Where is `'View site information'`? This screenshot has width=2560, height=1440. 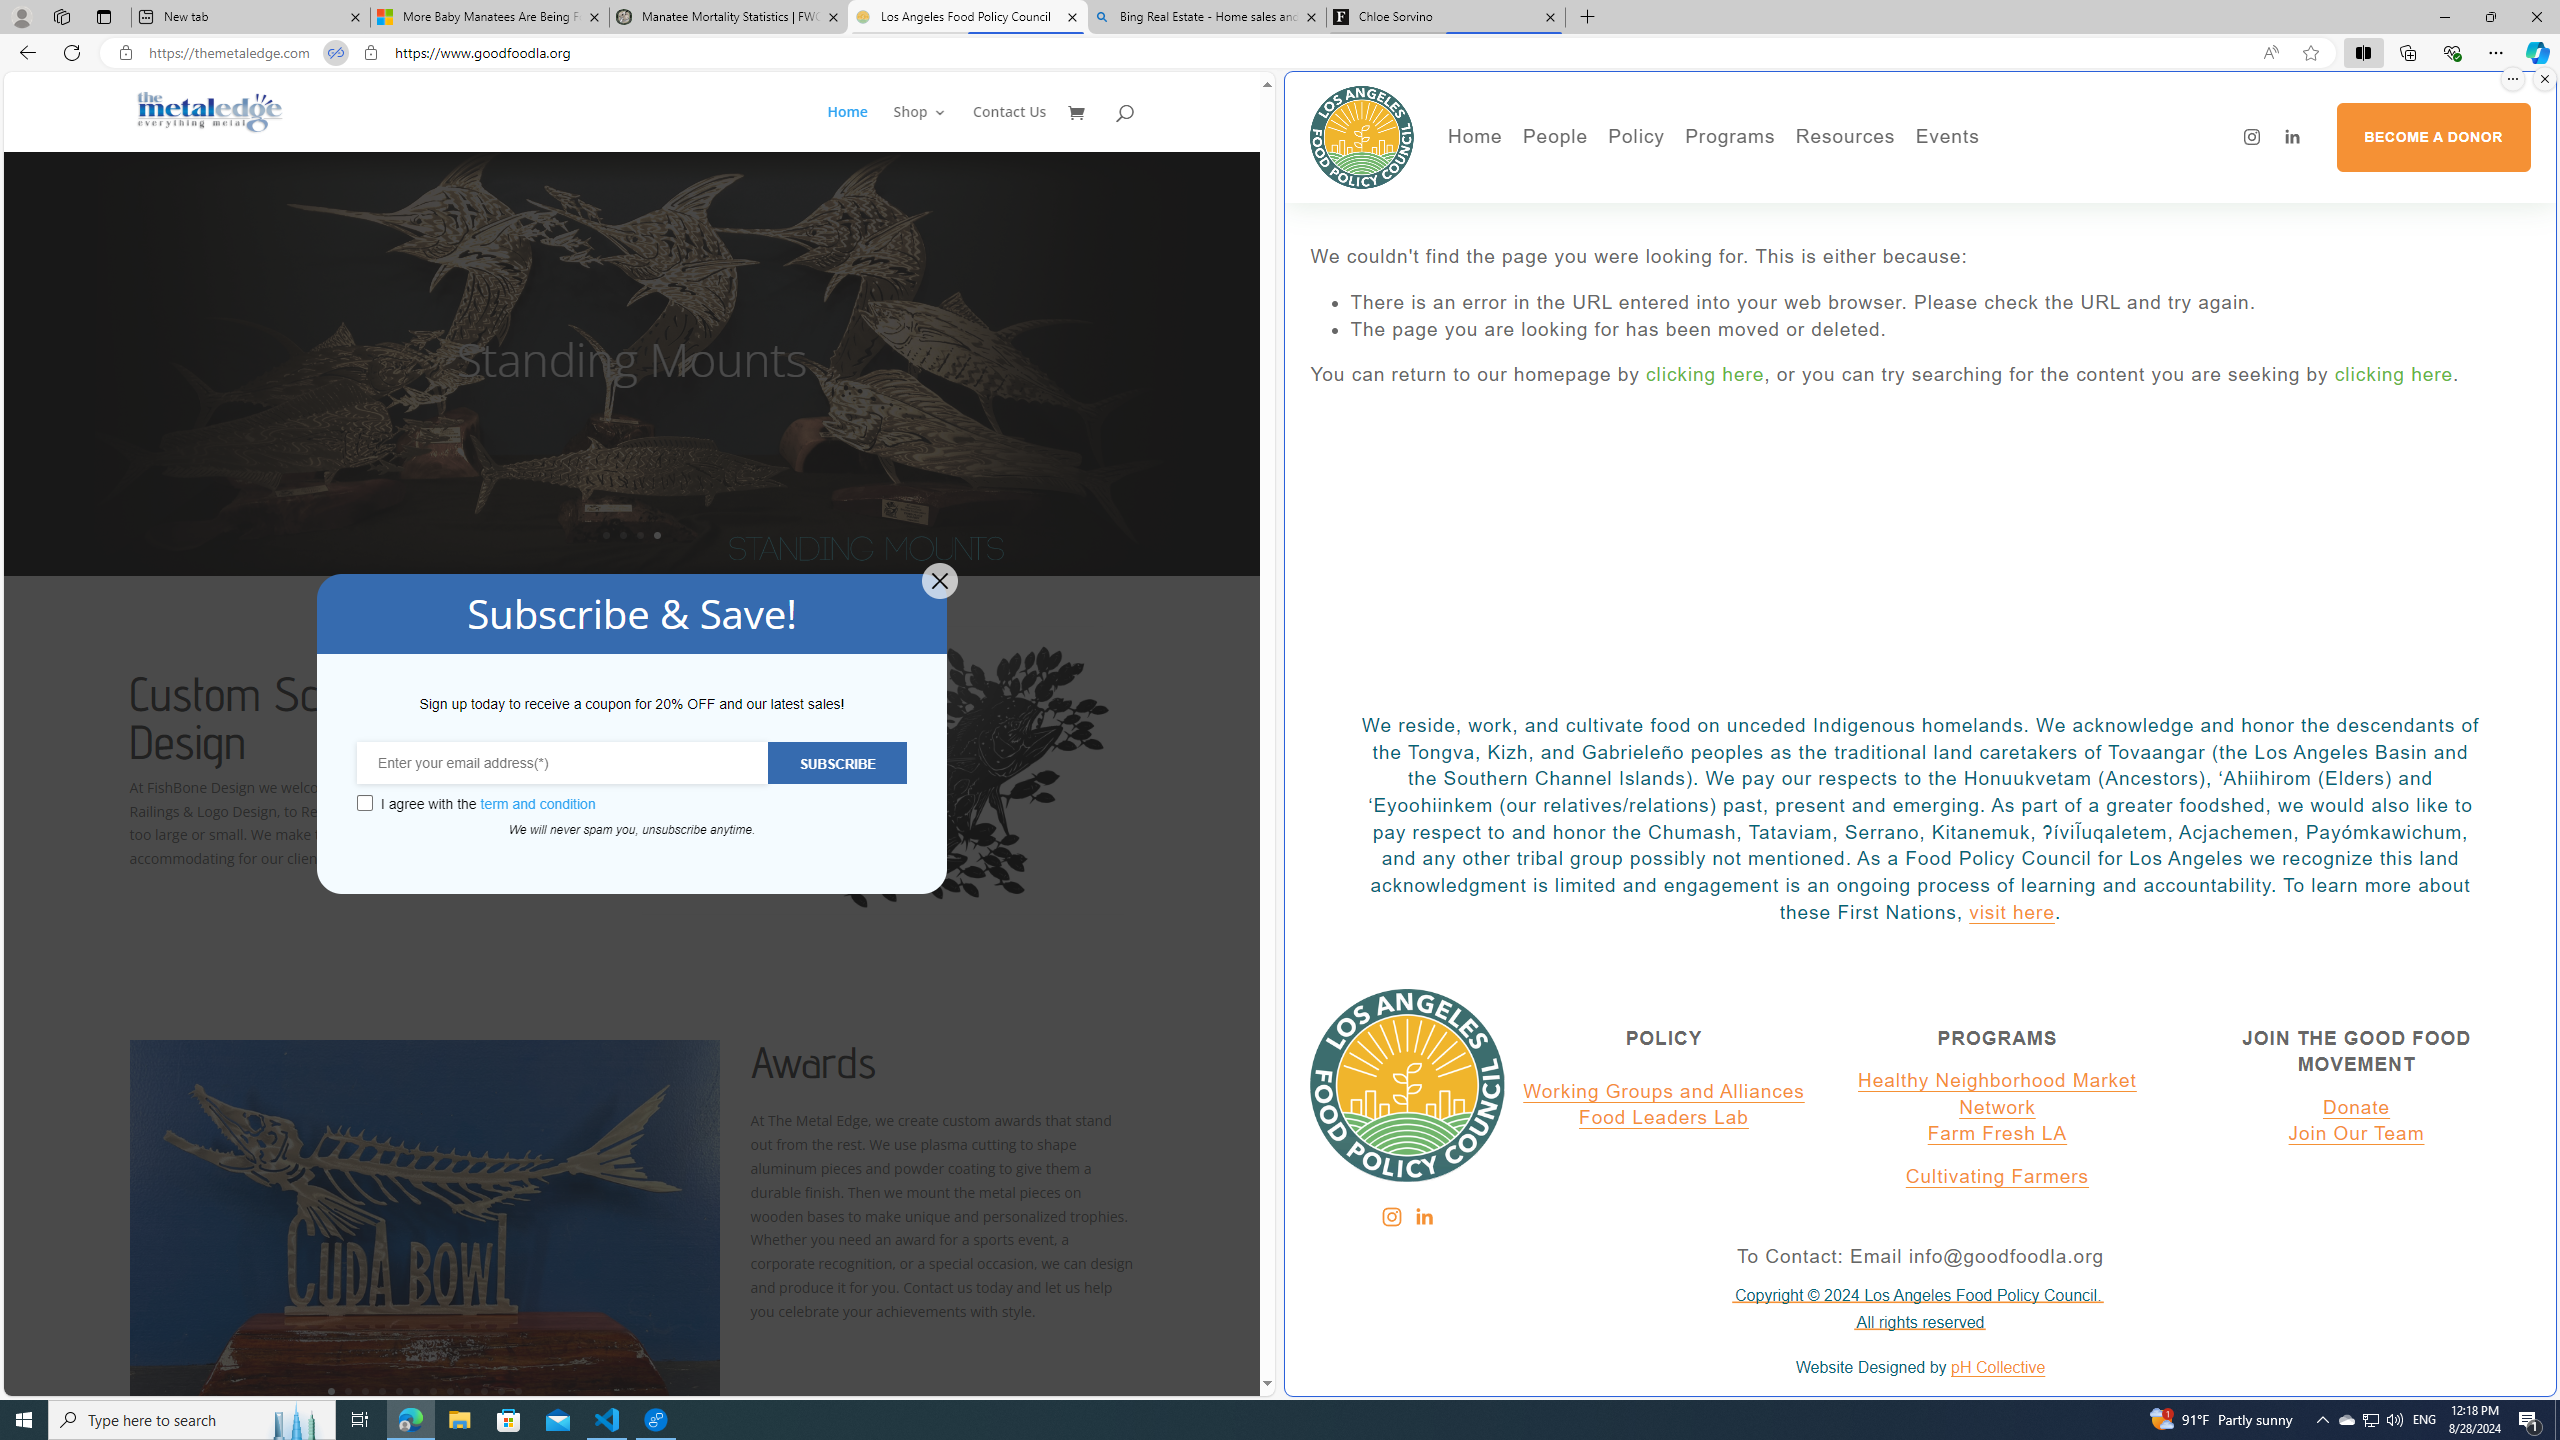 'View site information' is located at coordinates (370, 53).